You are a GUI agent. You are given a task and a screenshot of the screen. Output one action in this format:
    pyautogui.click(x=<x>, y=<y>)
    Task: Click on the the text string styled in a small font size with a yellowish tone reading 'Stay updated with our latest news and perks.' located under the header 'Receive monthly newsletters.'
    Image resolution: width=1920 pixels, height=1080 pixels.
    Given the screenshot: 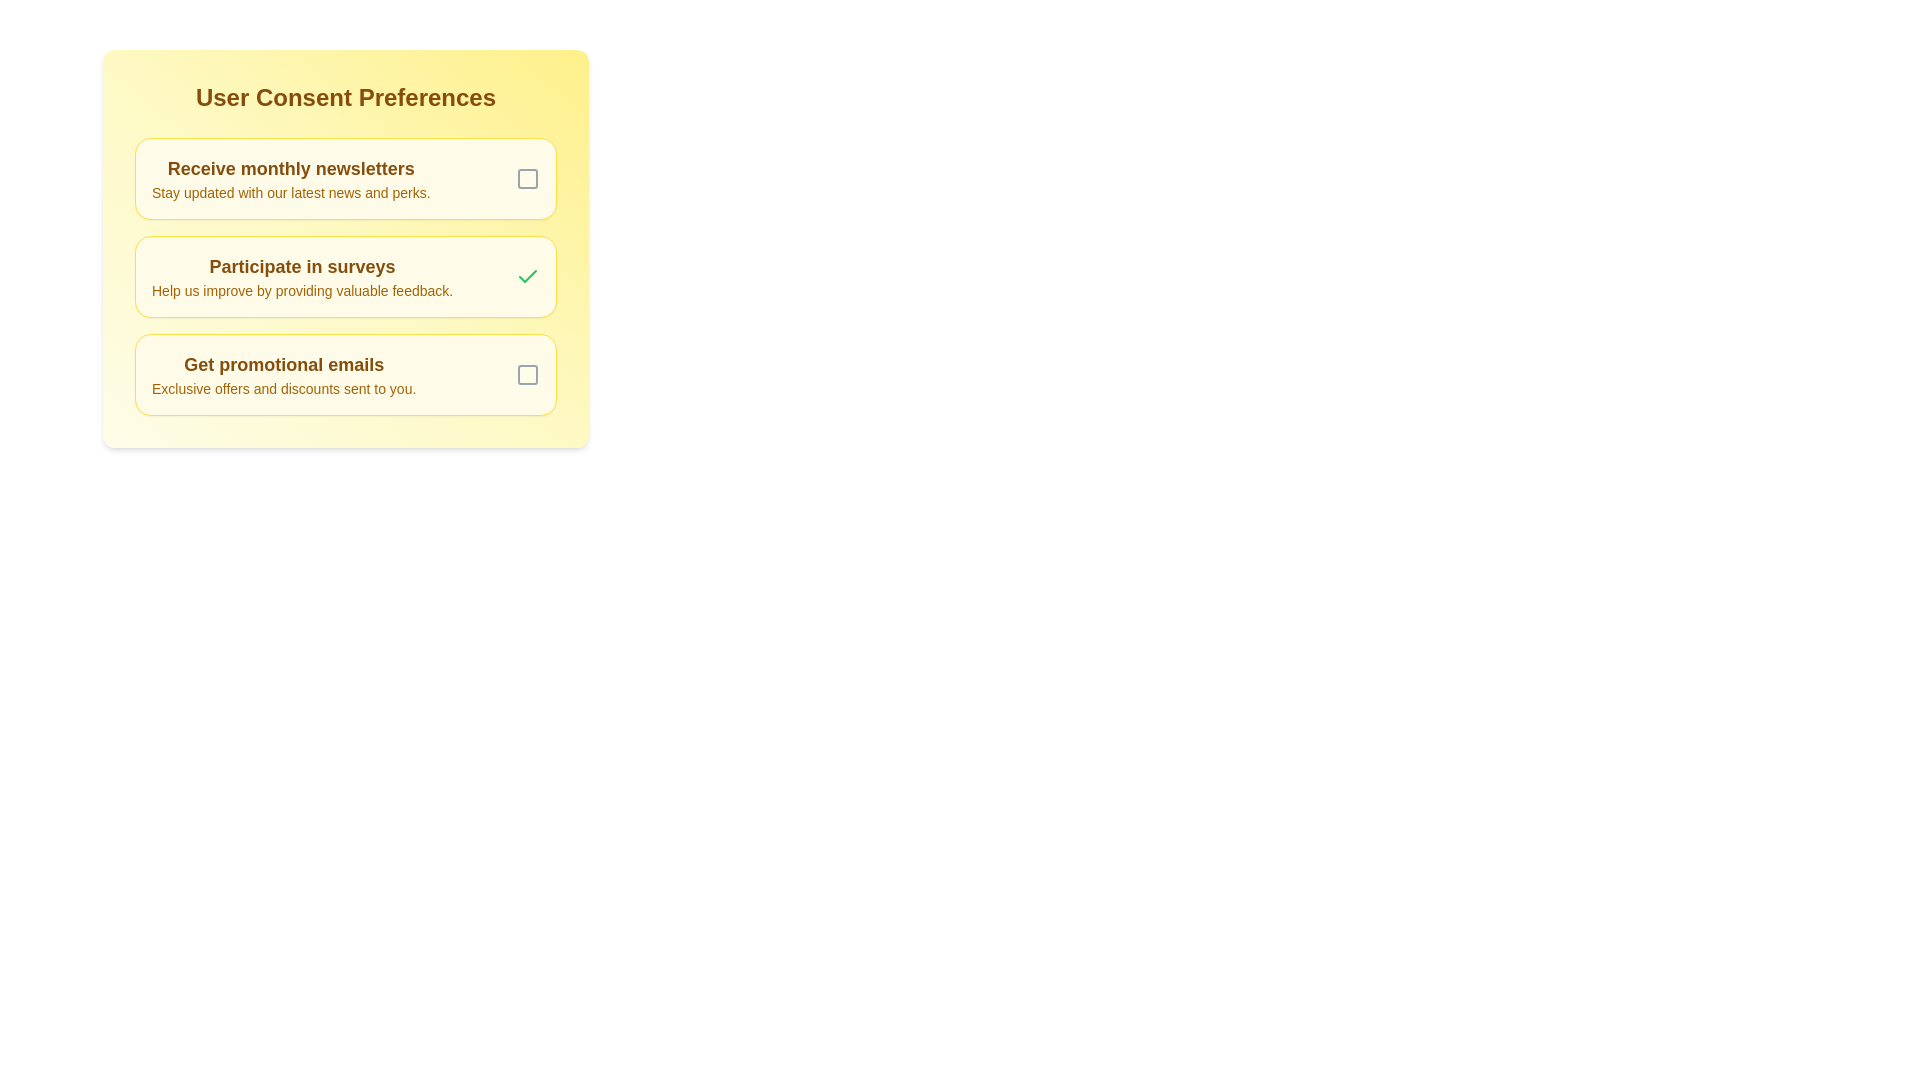 What is the action you would take?
    pyautogui.click(x=290, y=192)
    